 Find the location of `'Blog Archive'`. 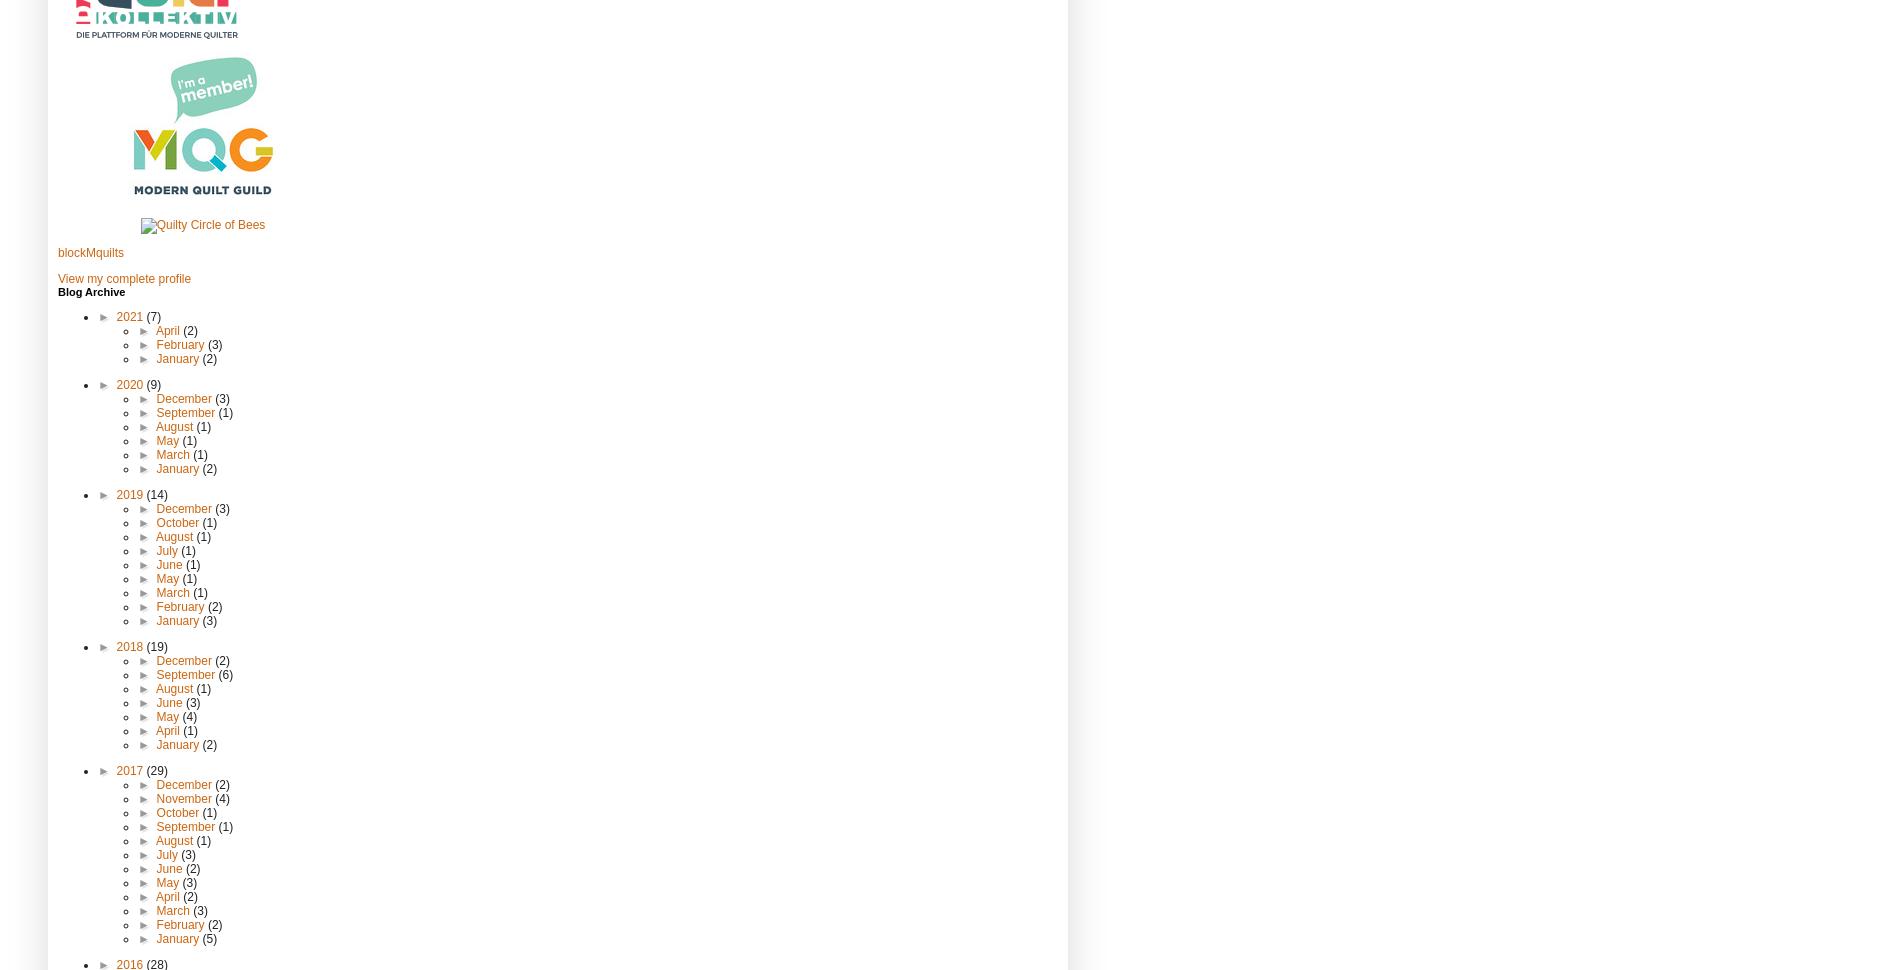

'Blog Archive' is located at coordinates (91, 291).